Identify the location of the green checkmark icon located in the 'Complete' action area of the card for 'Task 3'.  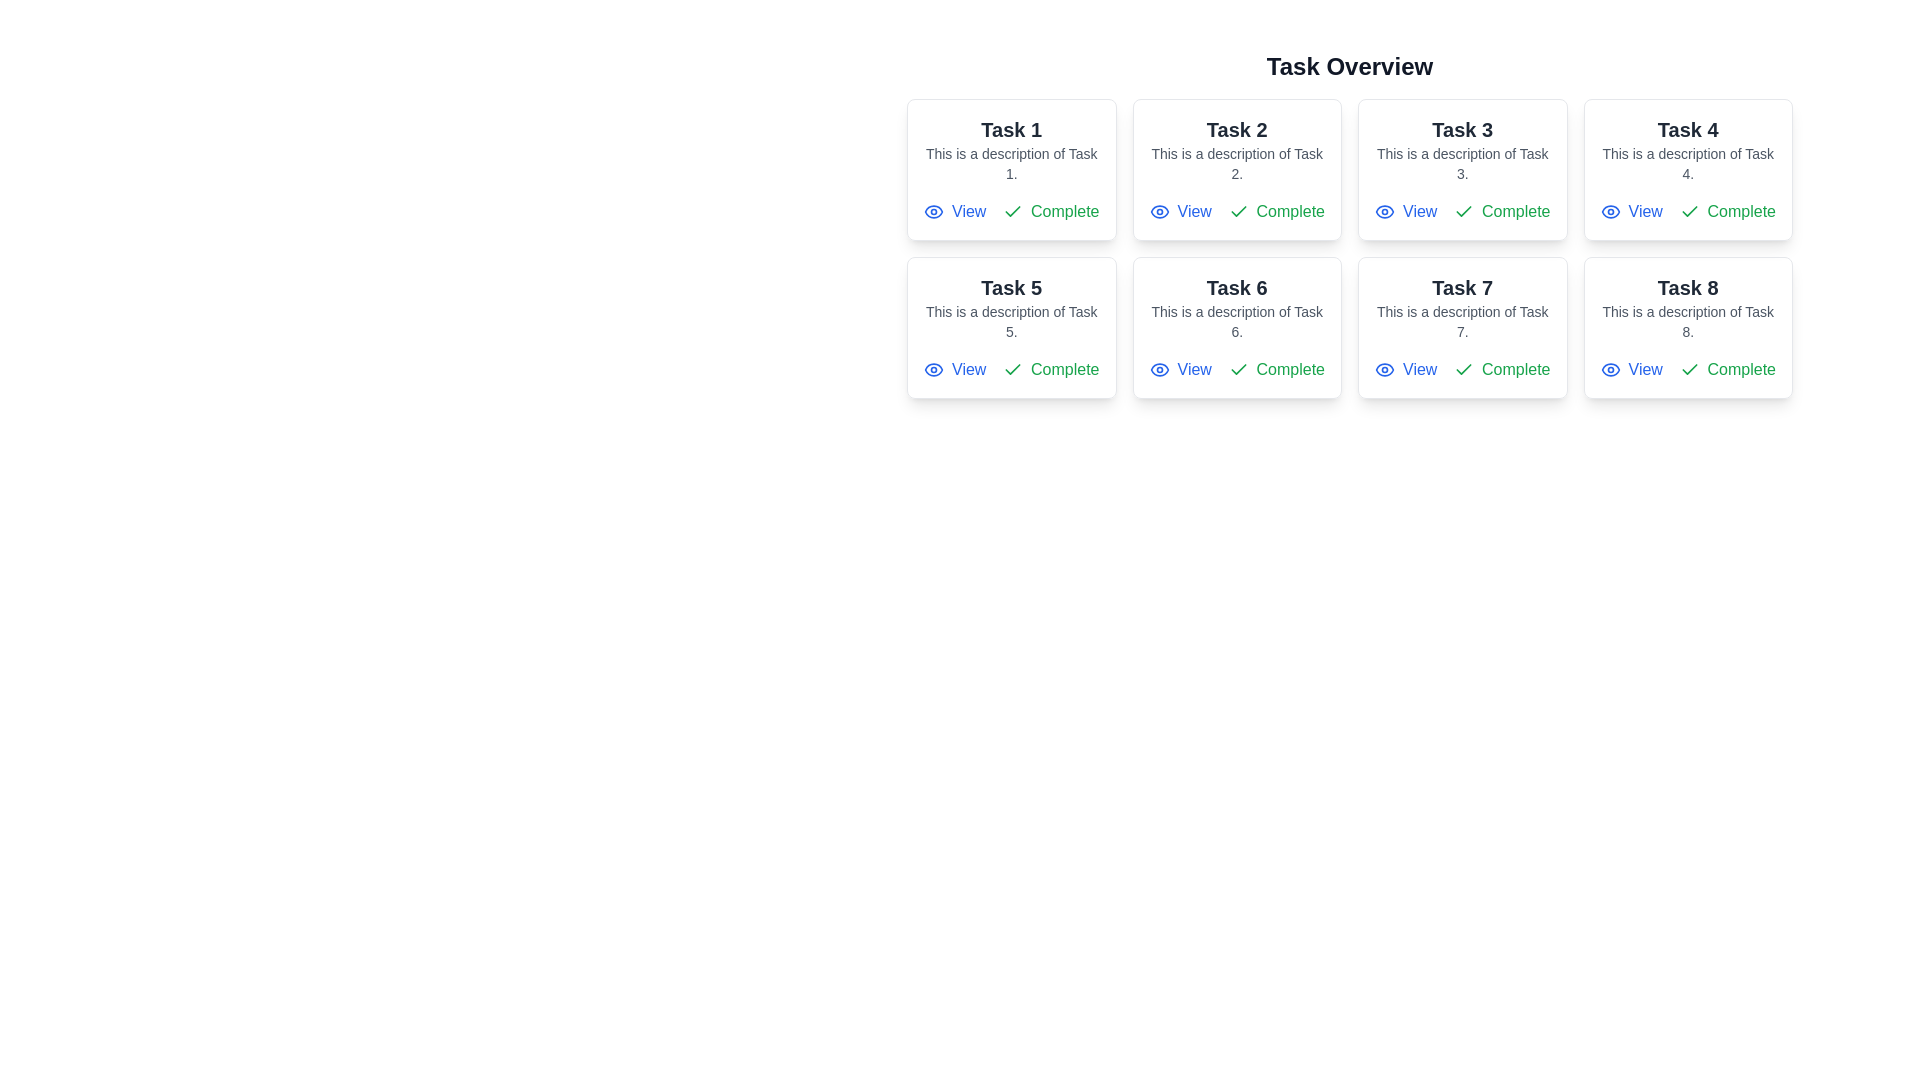
(1464, 212).